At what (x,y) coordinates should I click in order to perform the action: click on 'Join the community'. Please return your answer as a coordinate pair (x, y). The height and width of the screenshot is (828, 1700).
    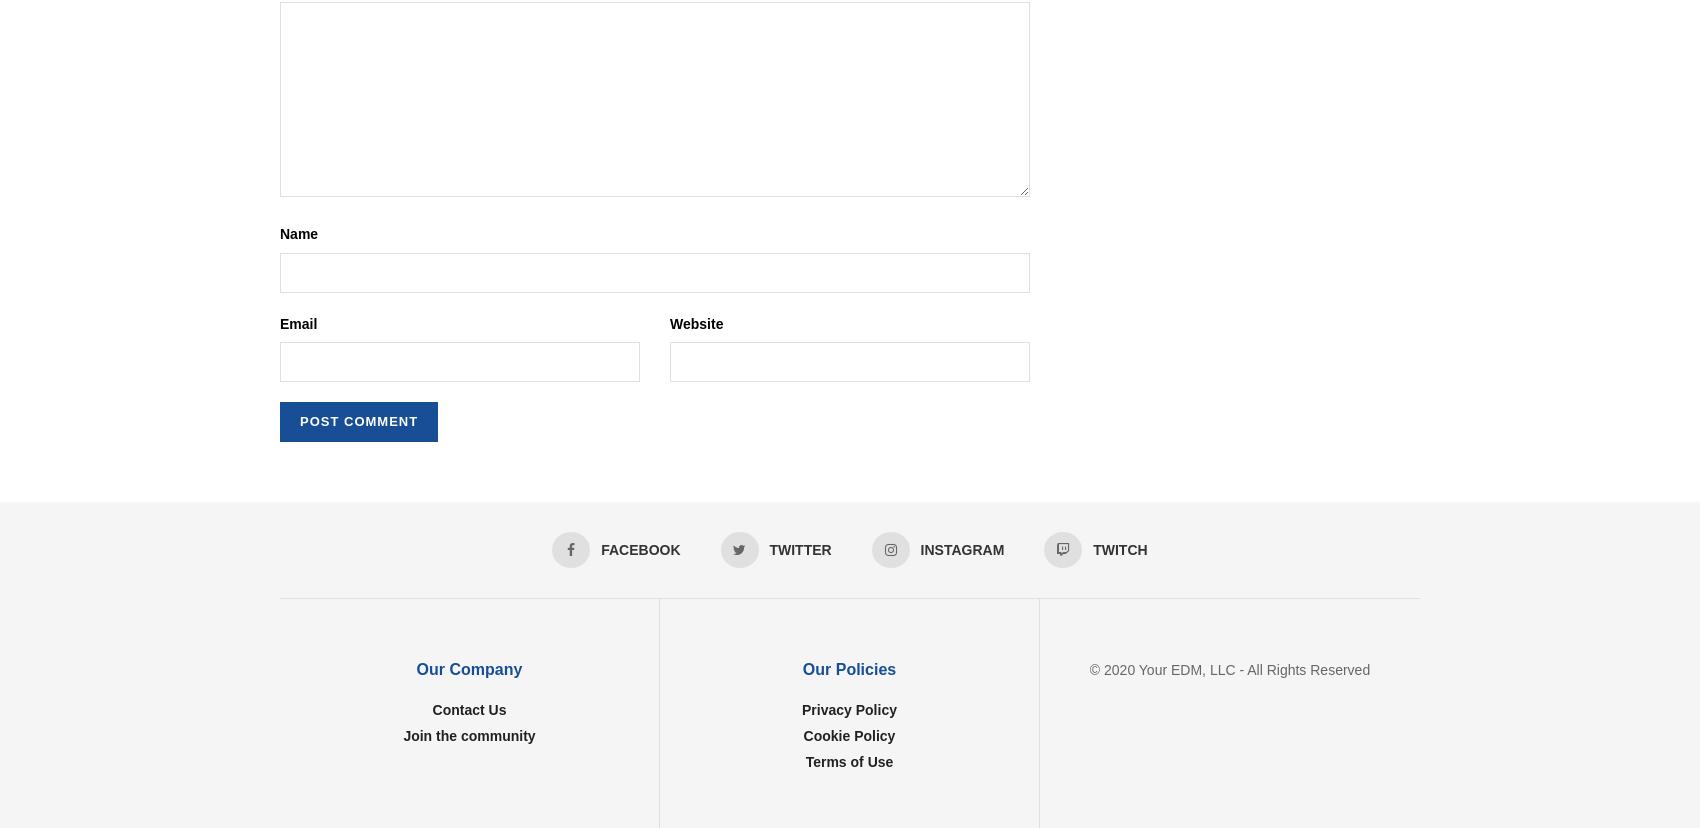
    Looking at the image, I should click on (402, 734).